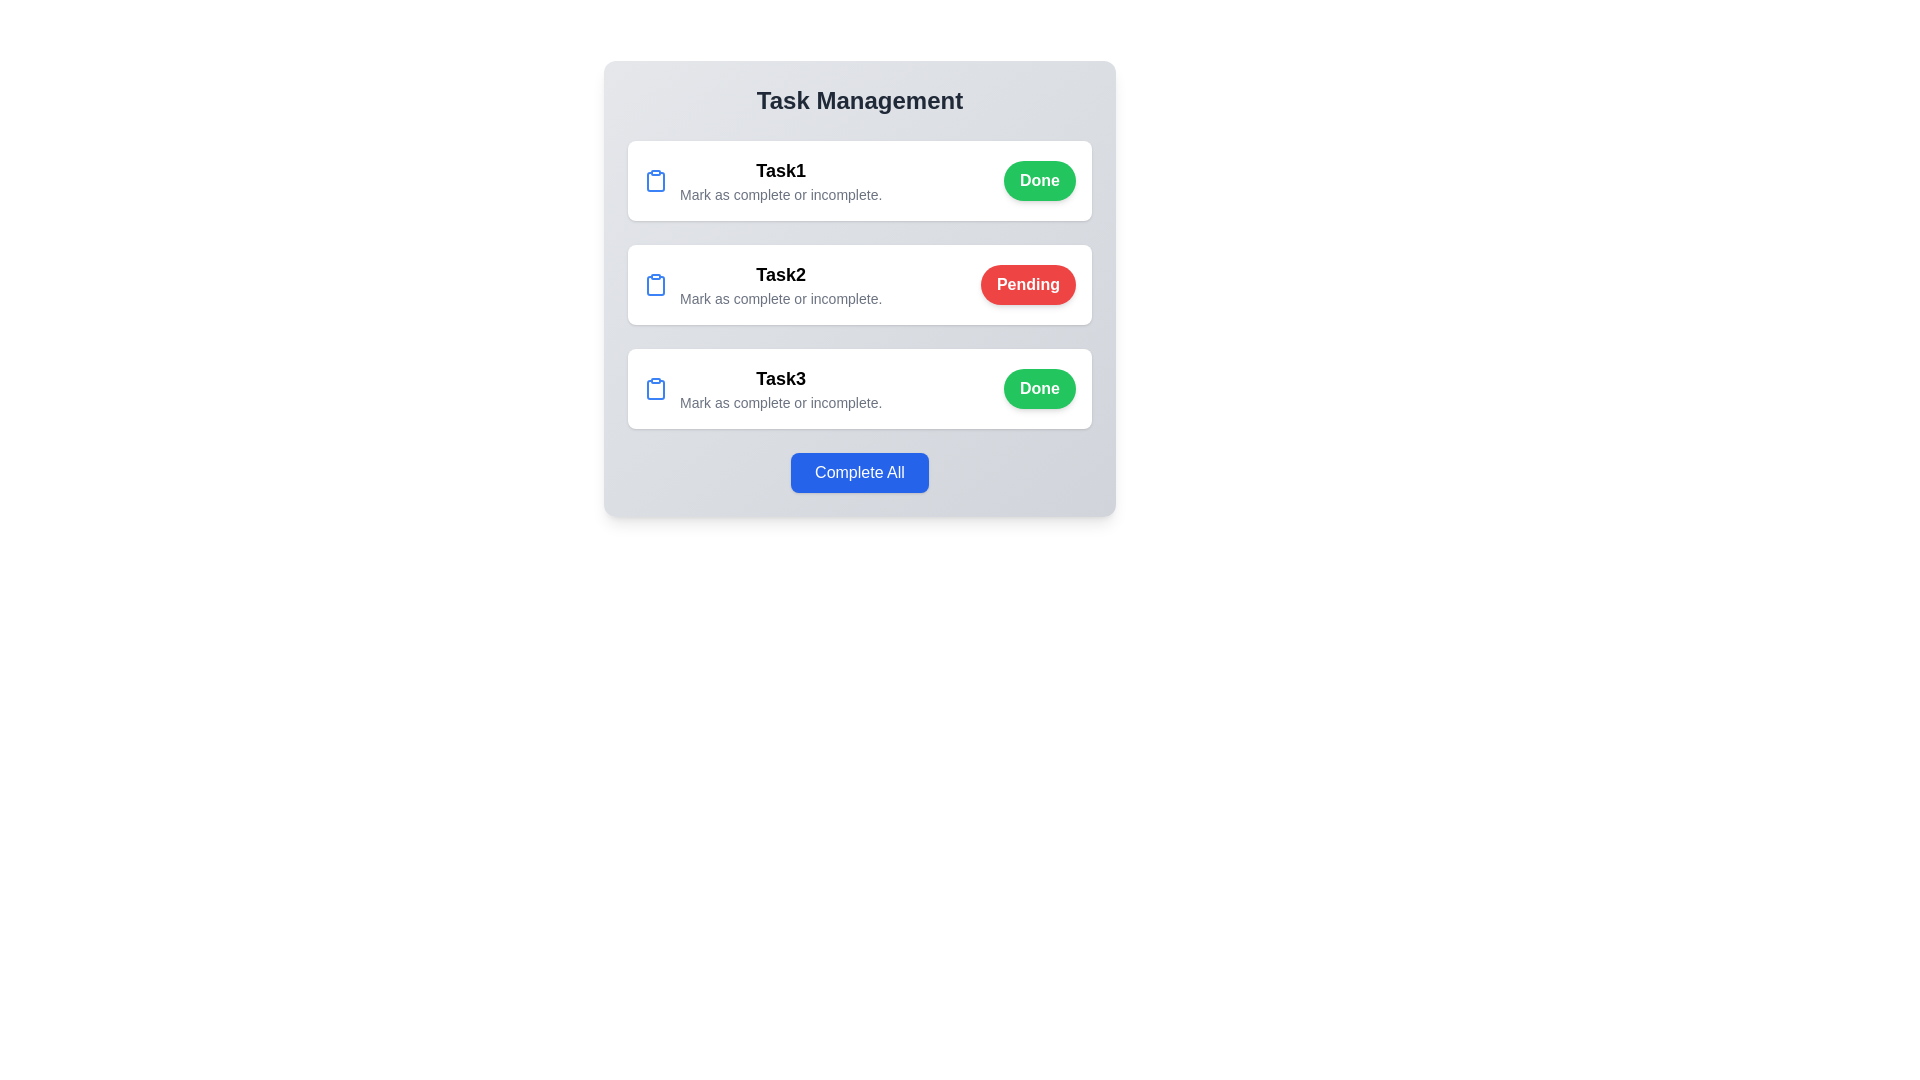 The width and height of the screenshot is (1920, 1080). Describe the element at coordinates (859, 473) in the screenshot. I see `'Complete All' button to mark all tasks as complete` at that location.